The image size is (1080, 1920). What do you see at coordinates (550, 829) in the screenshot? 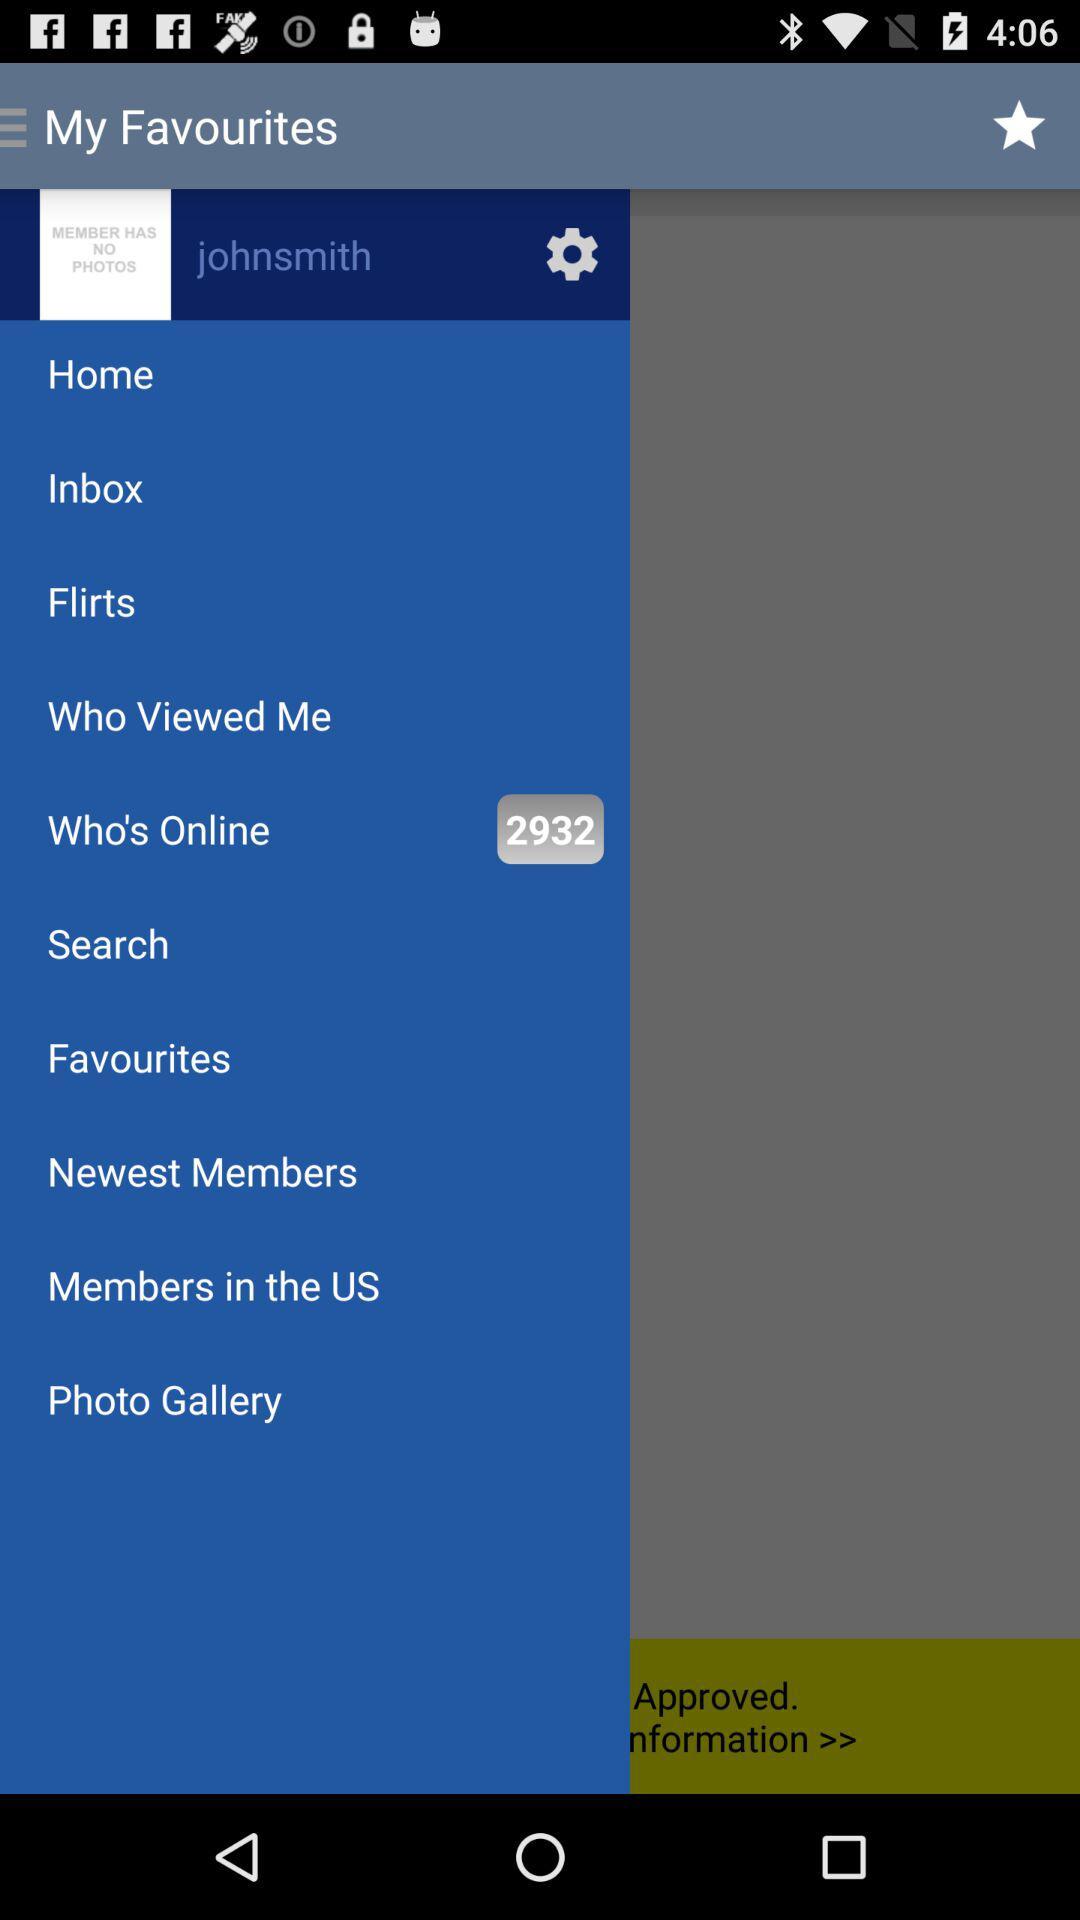
I see `icon above the your profile is item` at bounding box center [550, 829].